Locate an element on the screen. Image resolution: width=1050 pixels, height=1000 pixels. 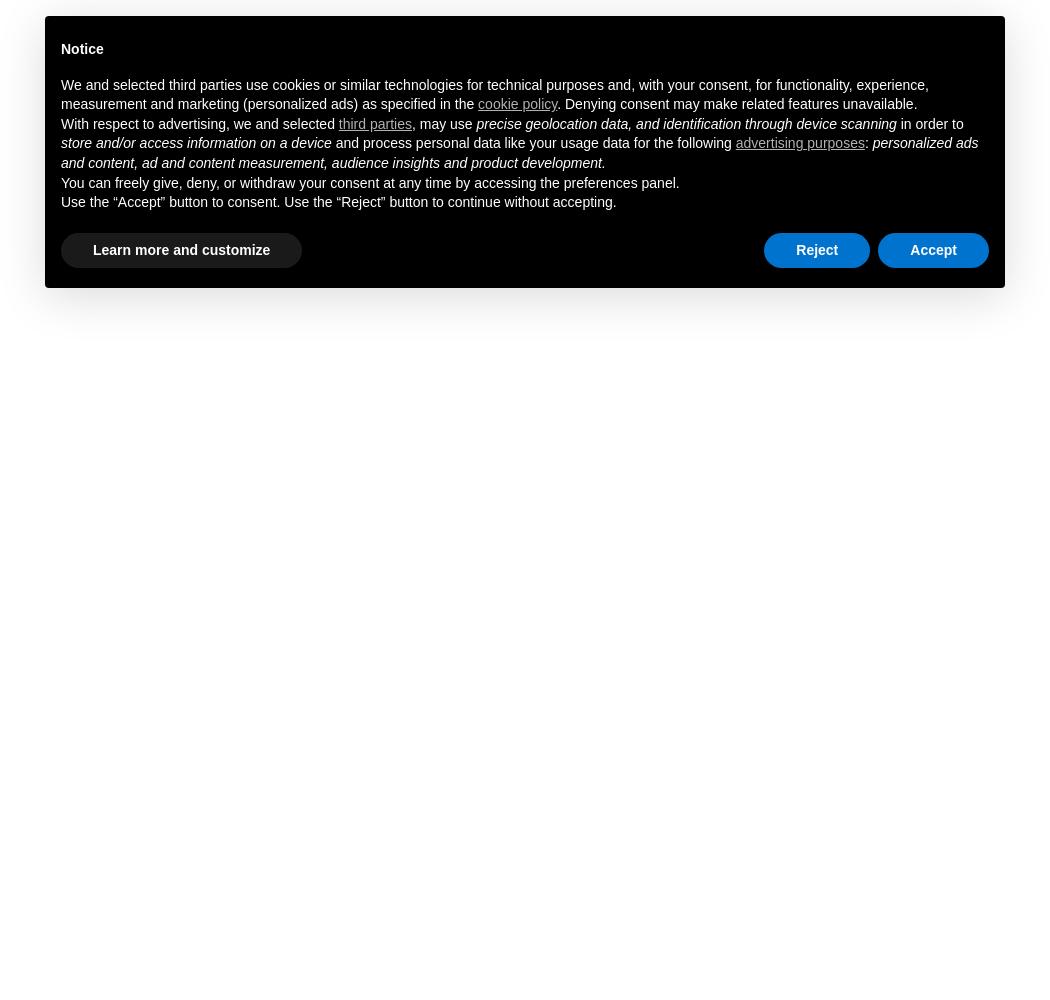
'You can freely give, deny, or withdraw your consent at any time by accessing the preferences panel.' is located at coordinates (369, 182).